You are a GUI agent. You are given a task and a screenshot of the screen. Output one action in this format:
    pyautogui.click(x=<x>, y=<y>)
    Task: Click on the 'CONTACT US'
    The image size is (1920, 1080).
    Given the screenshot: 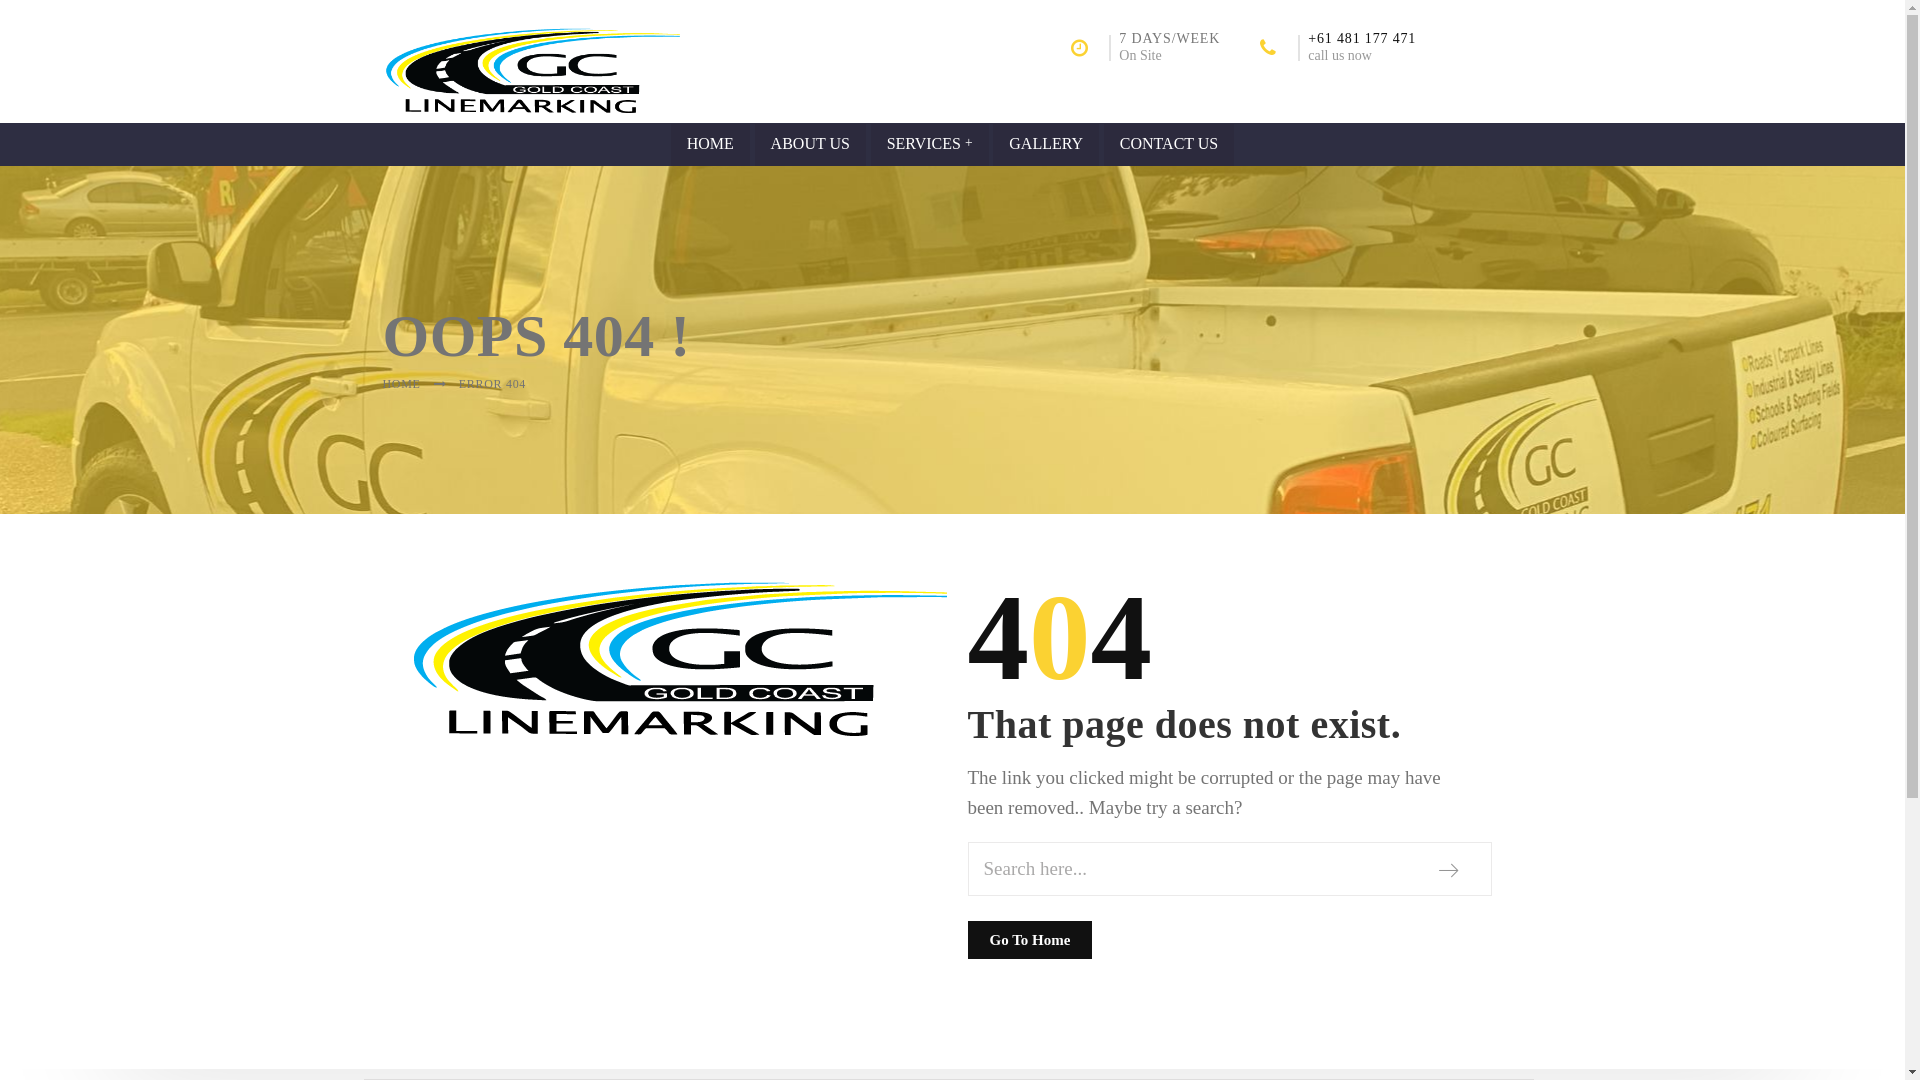 What is the action you would take?
    pyautogui.click(x=1169, y=144)
    